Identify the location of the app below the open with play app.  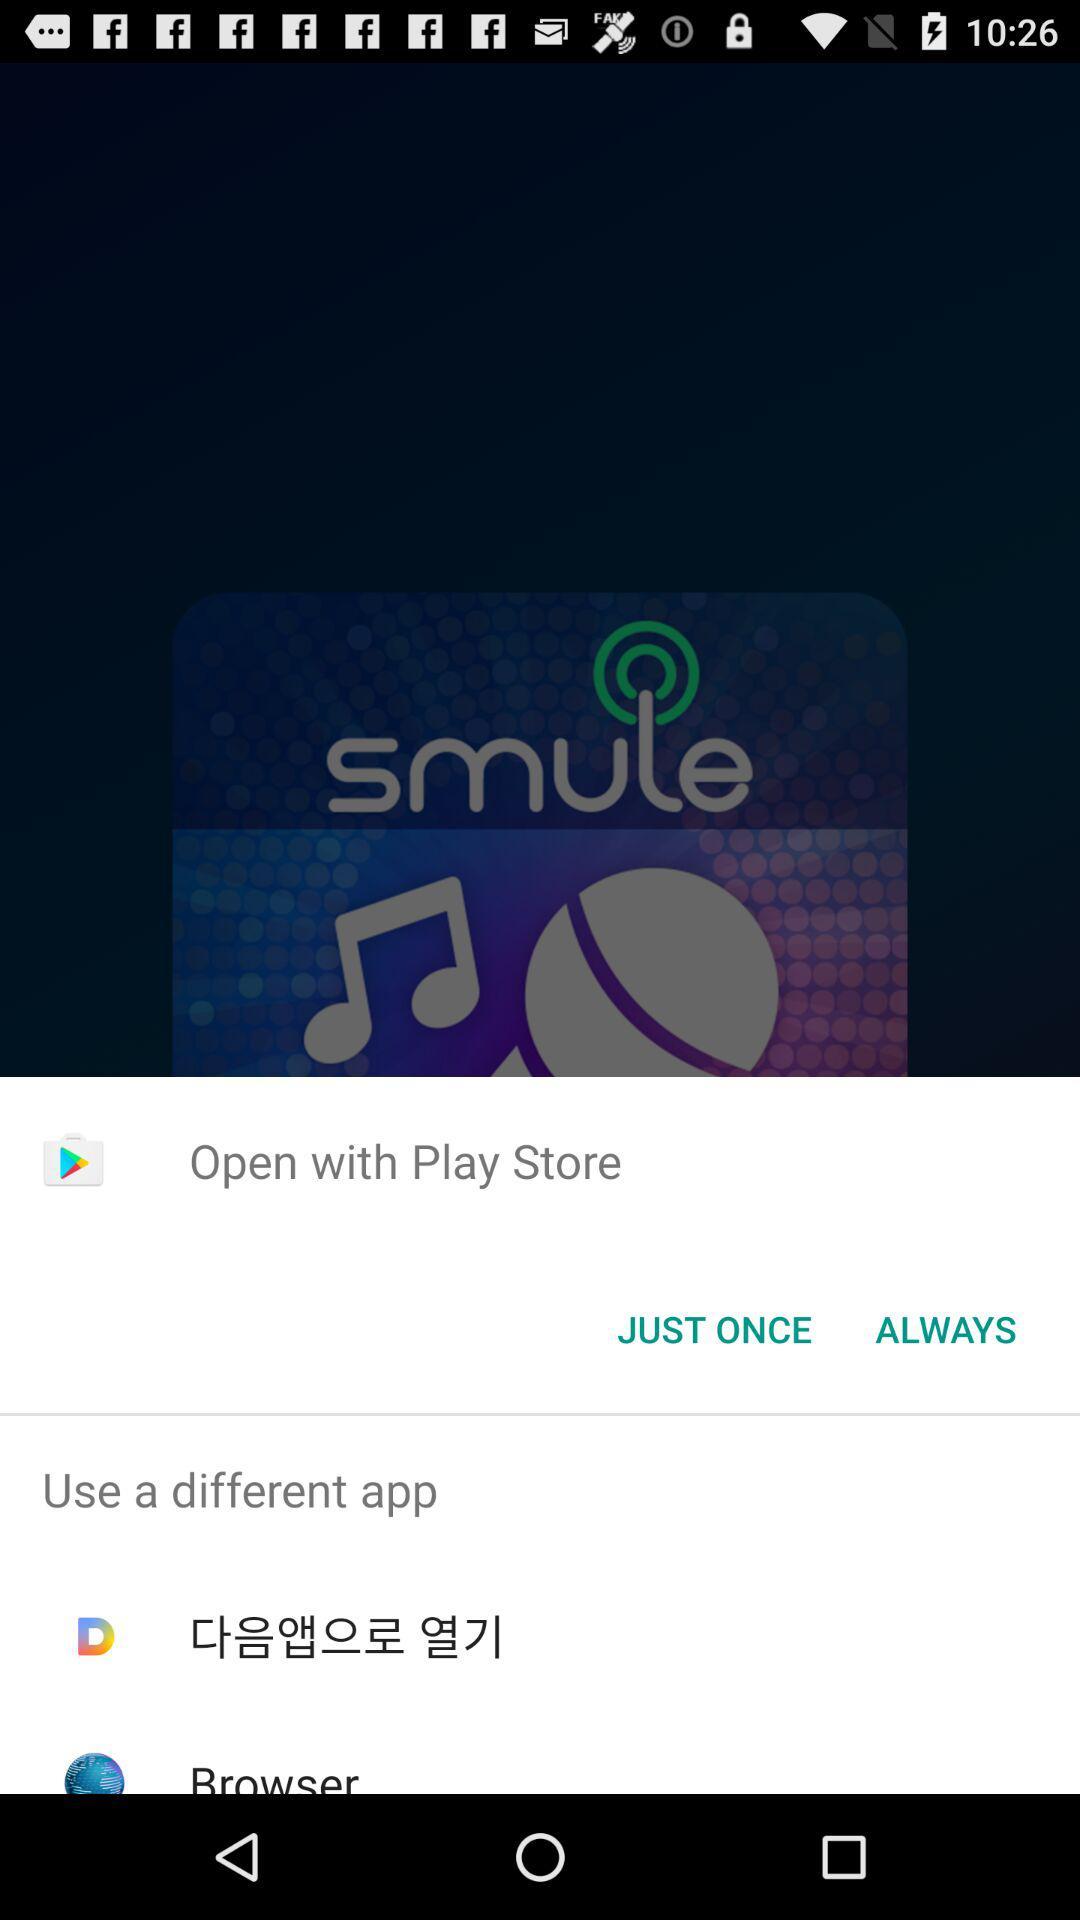
(713, 1329).